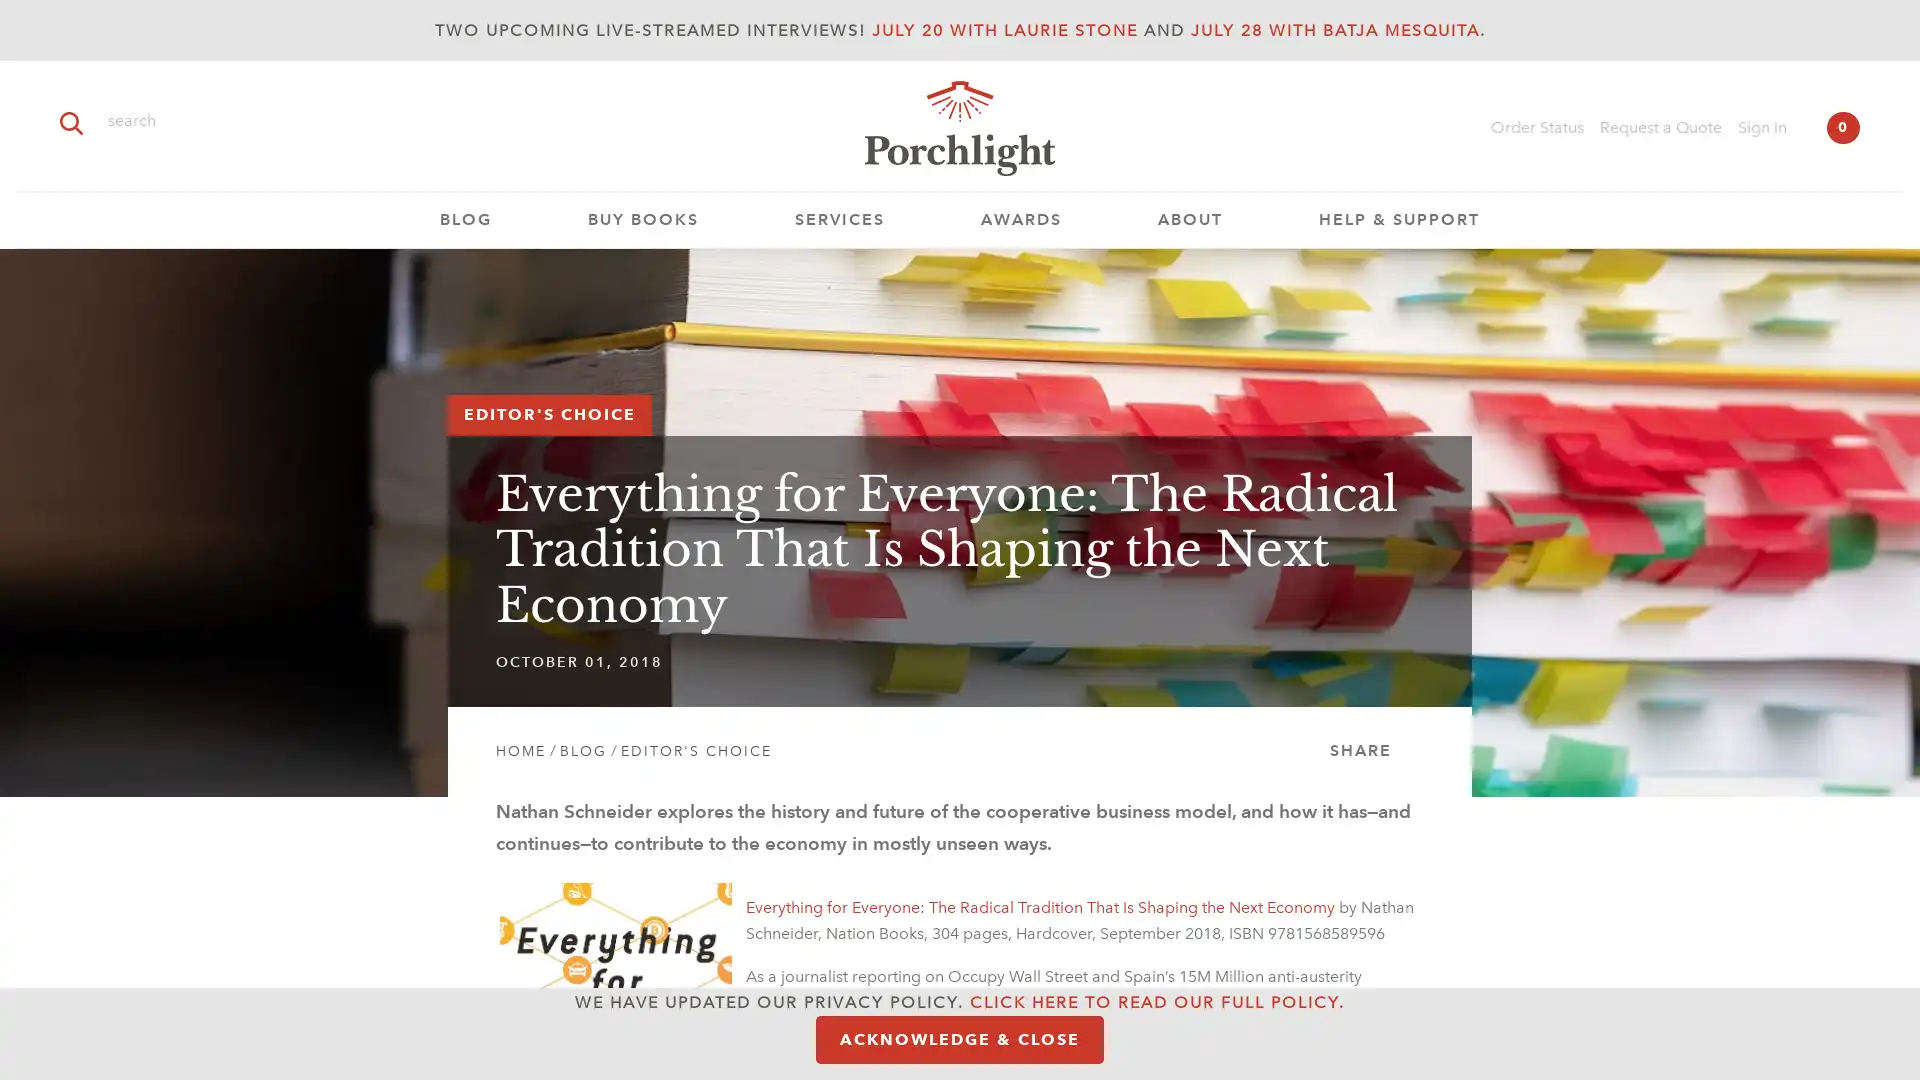 Image resolution: width=1920 pixels, height=1080 pixels. What do you see at coordinates (1842, 127) in the screenshot?
I see `0` at bounding box center [1842, 127].